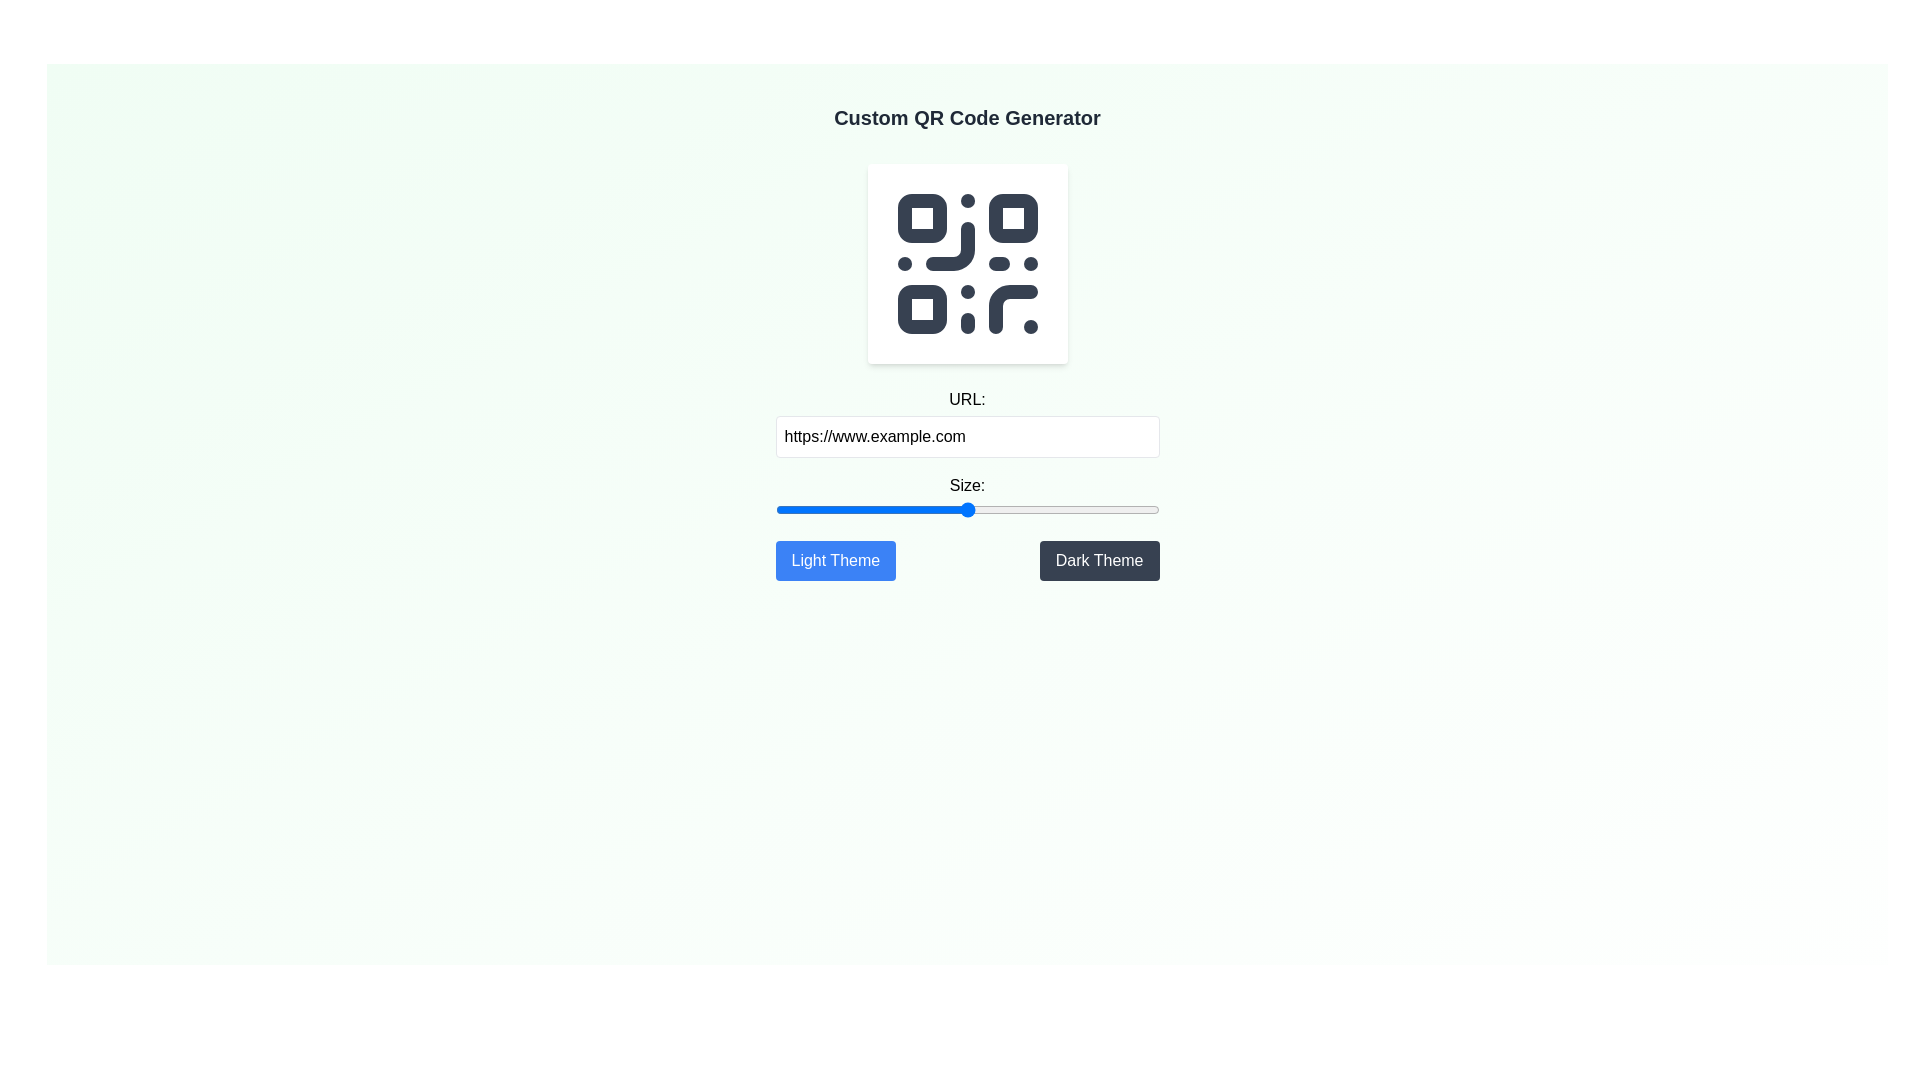 The height and width of the screenshot is (1080, 1920). Describe the element at coordinates (920, 308) in the screenshot. I see `the small square with rounded corners located in the bottom-left position of the QR code, which is the third square among similar elements` at that location.